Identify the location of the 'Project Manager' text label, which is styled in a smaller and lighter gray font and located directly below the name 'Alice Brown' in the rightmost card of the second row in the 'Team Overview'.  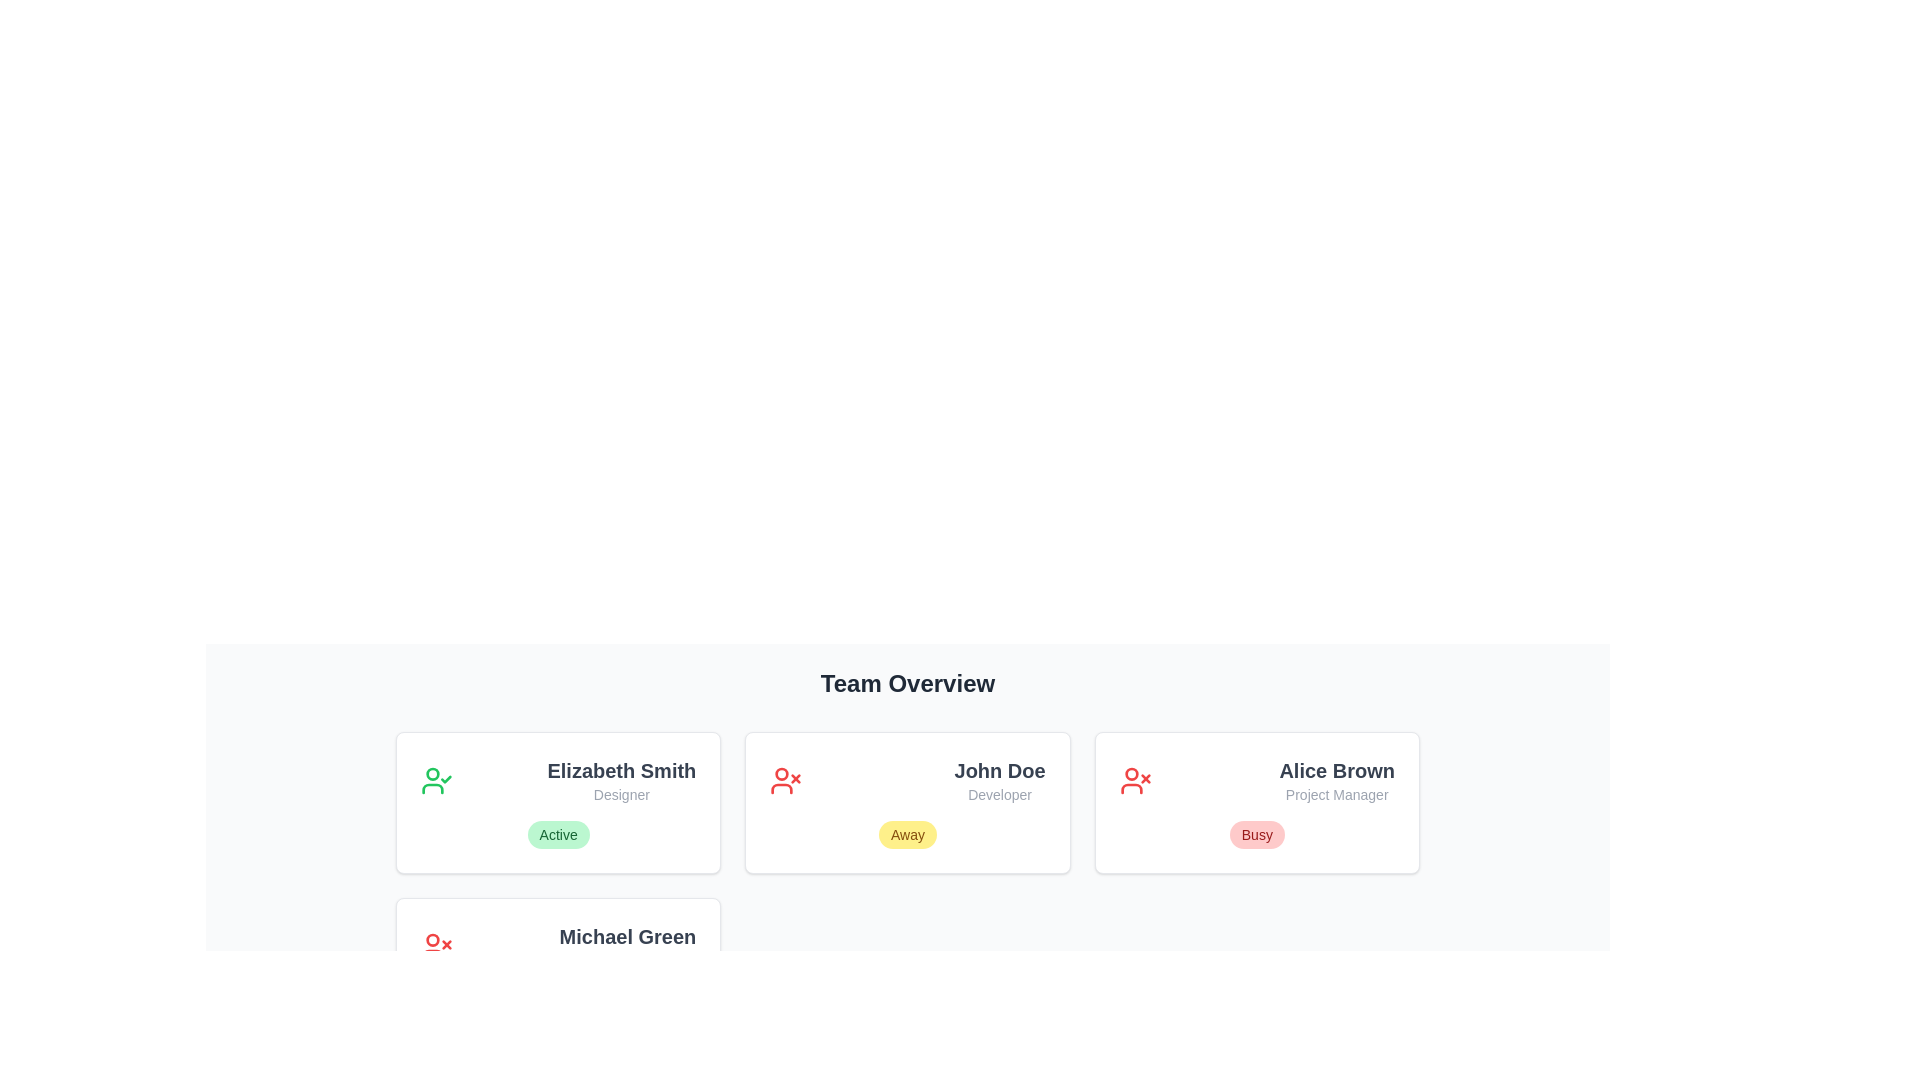
(1337, 793).